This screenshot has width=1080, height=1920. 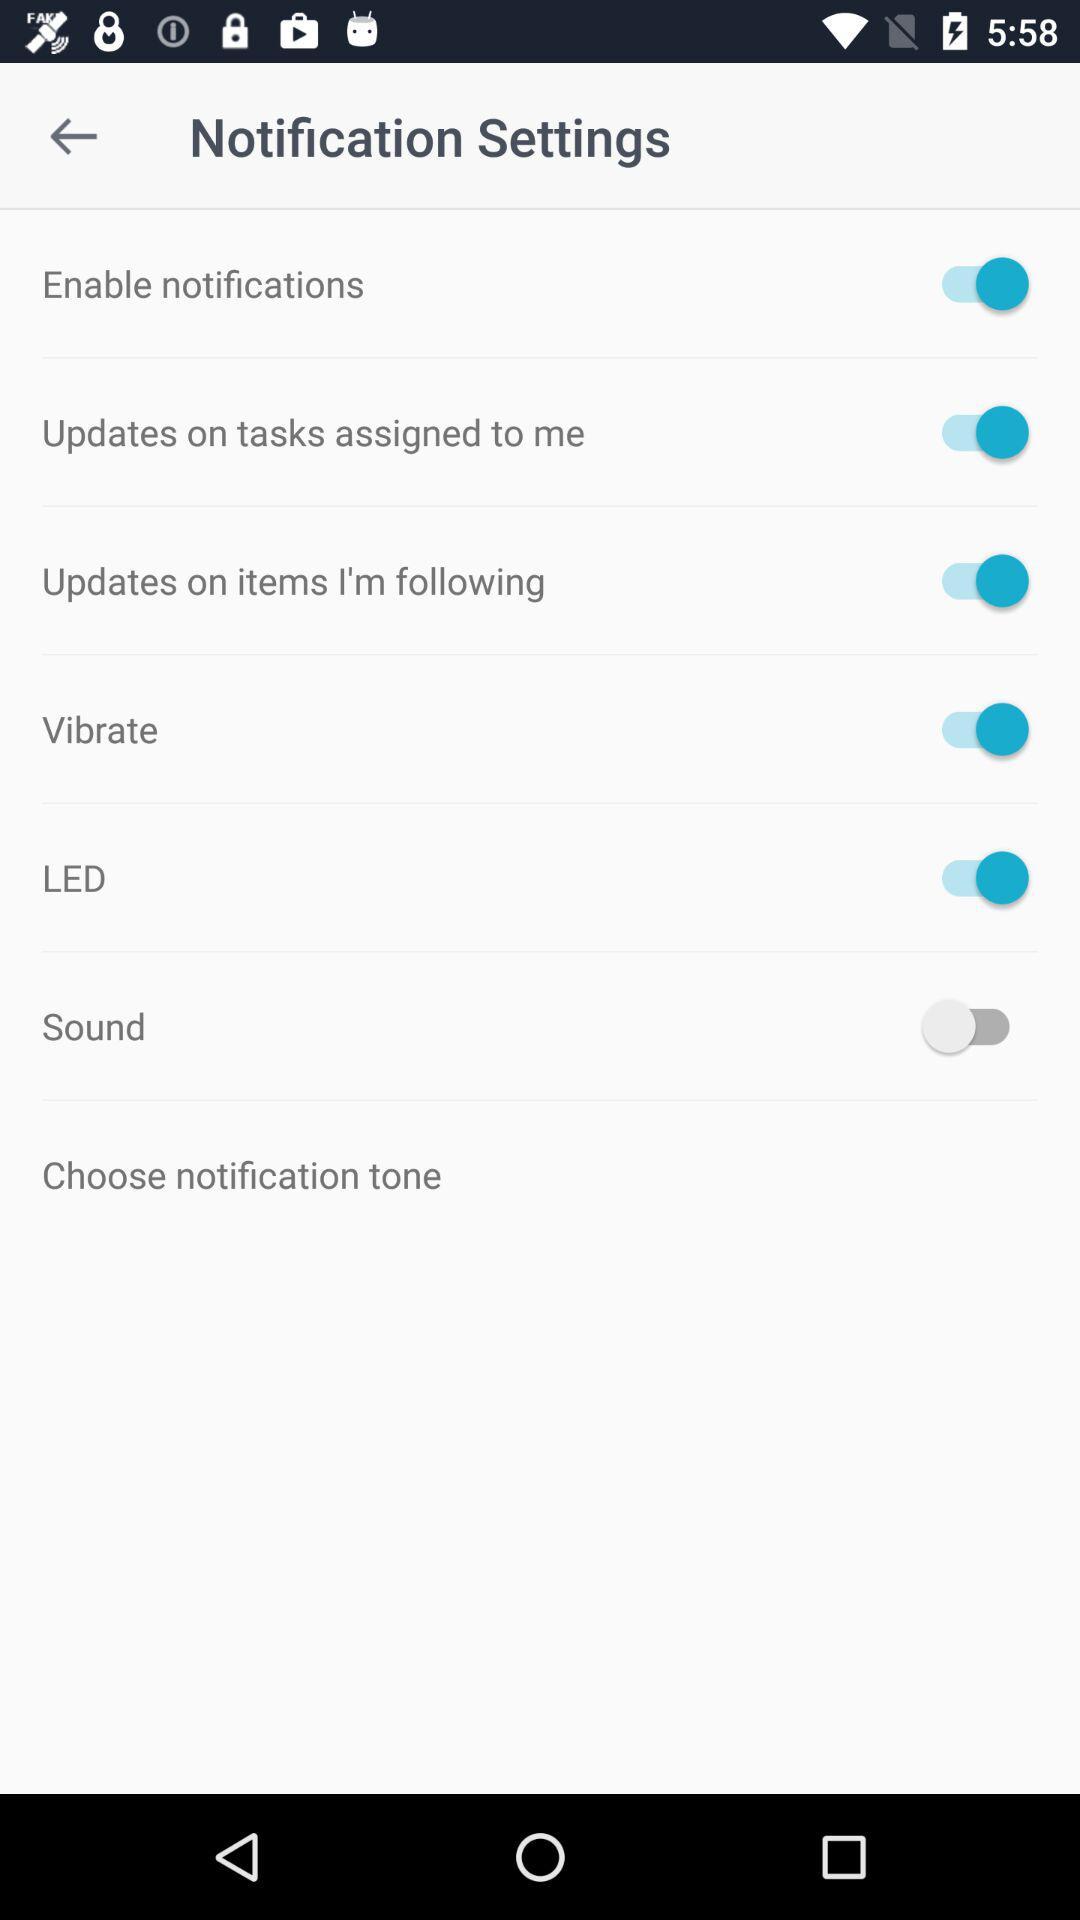 I want to click on icon next to the led icon, so click(x=974, y=877).